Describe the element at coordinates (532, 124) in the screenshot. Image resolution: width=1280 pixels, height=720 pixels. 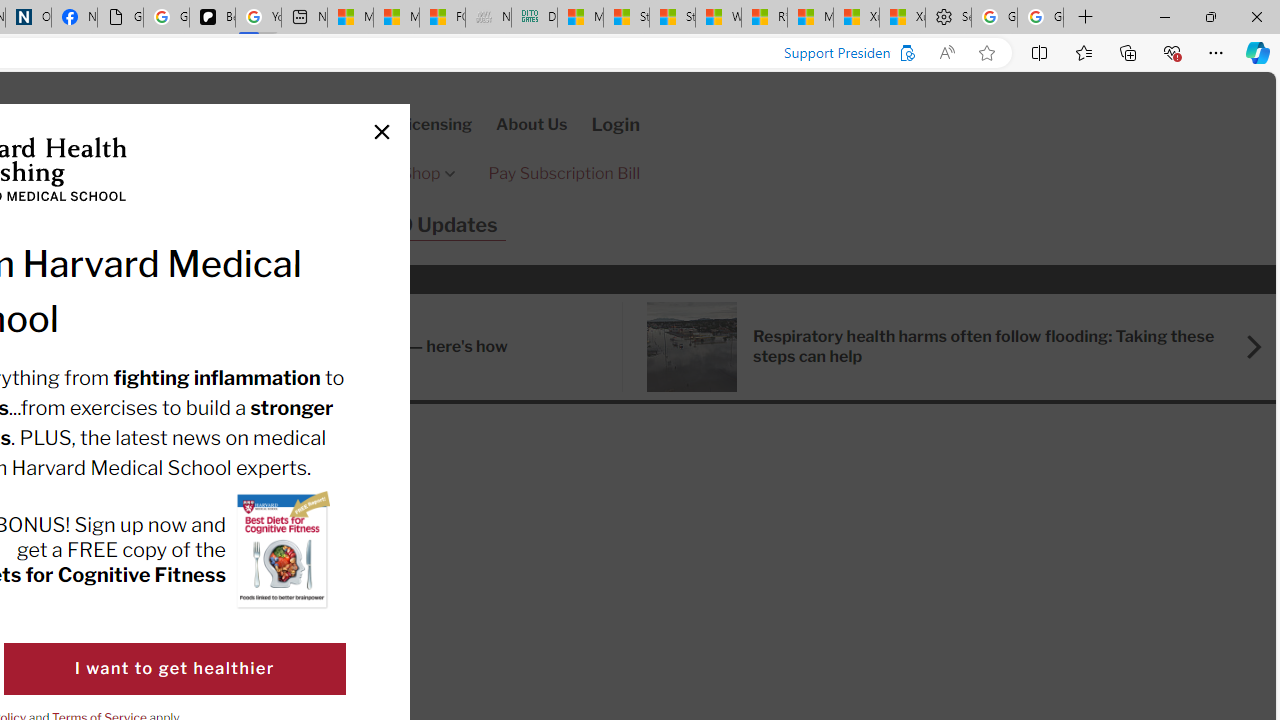
I see `'About Us'` at that location.